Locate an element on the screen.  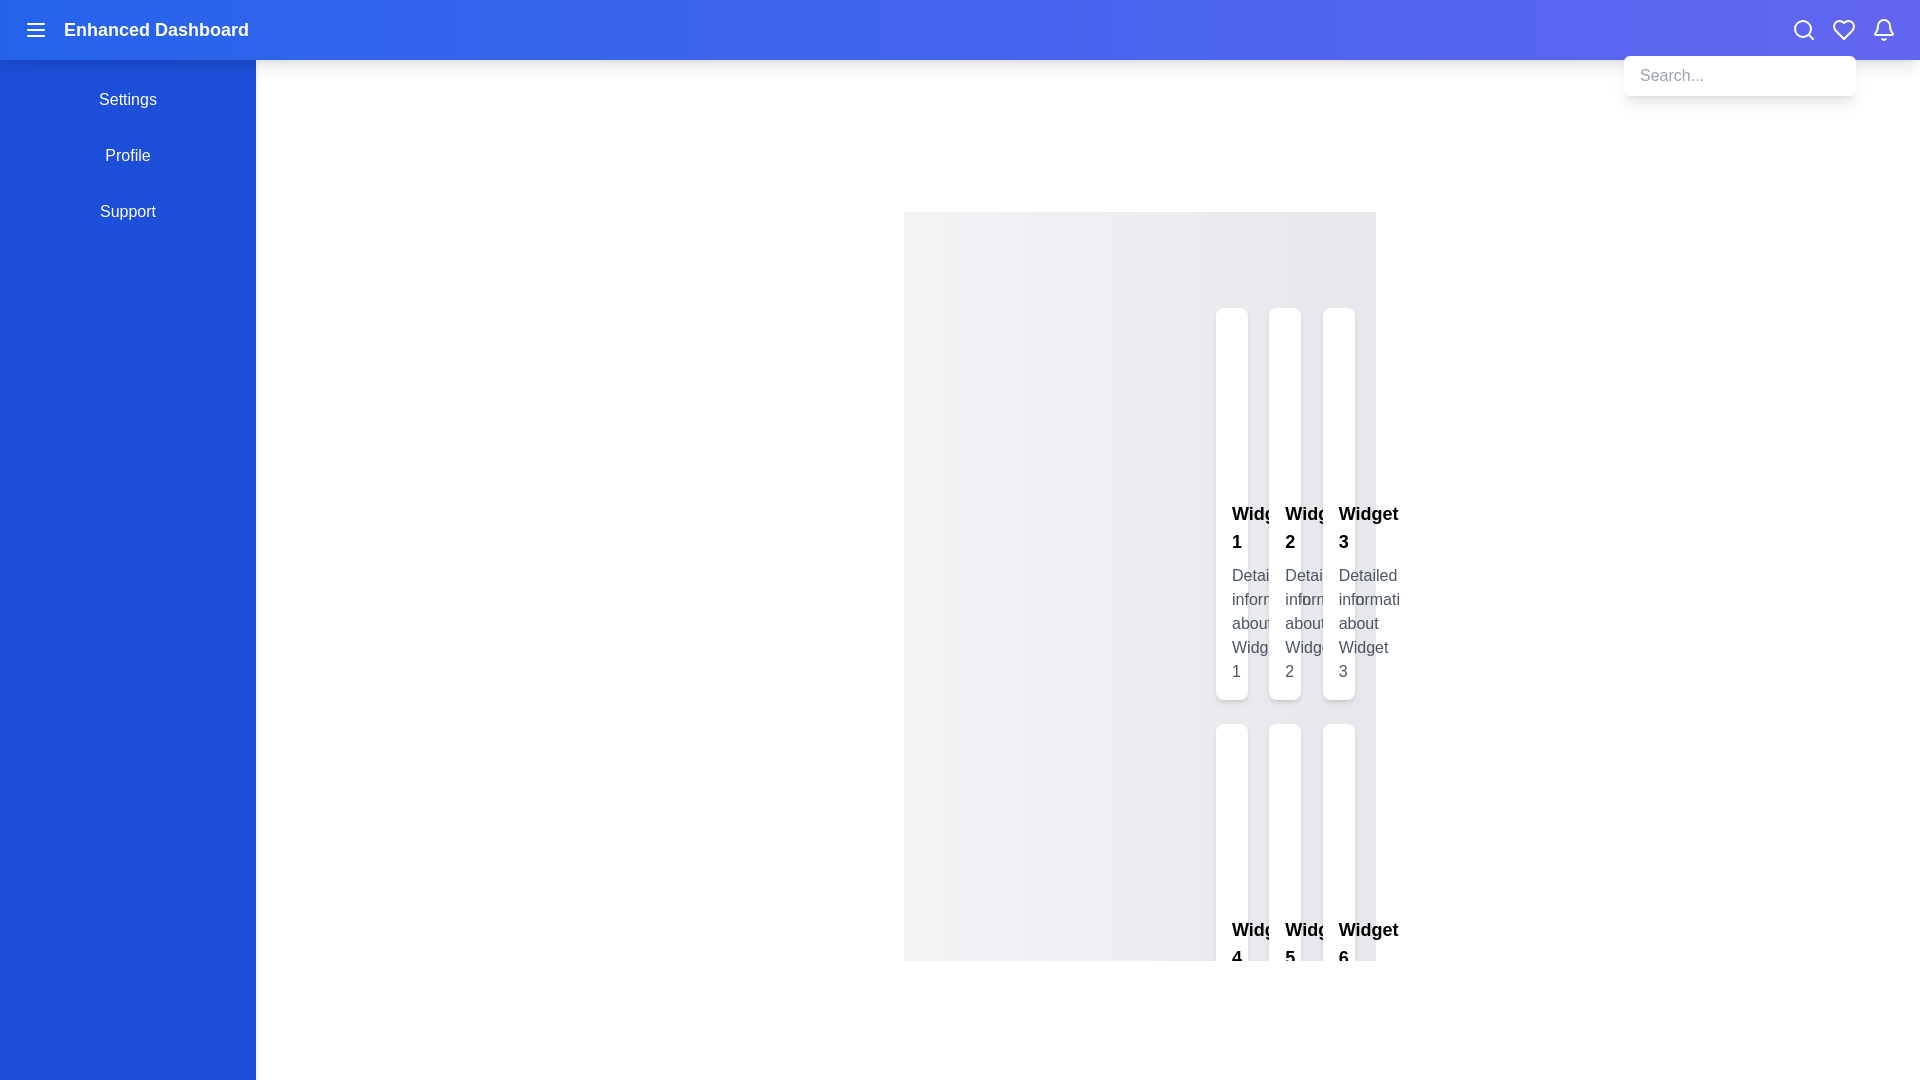
the SVG Circle that represents the circular glass area of the search icon located in the top-right corner of the interface is located at coordinates (1803, 29).